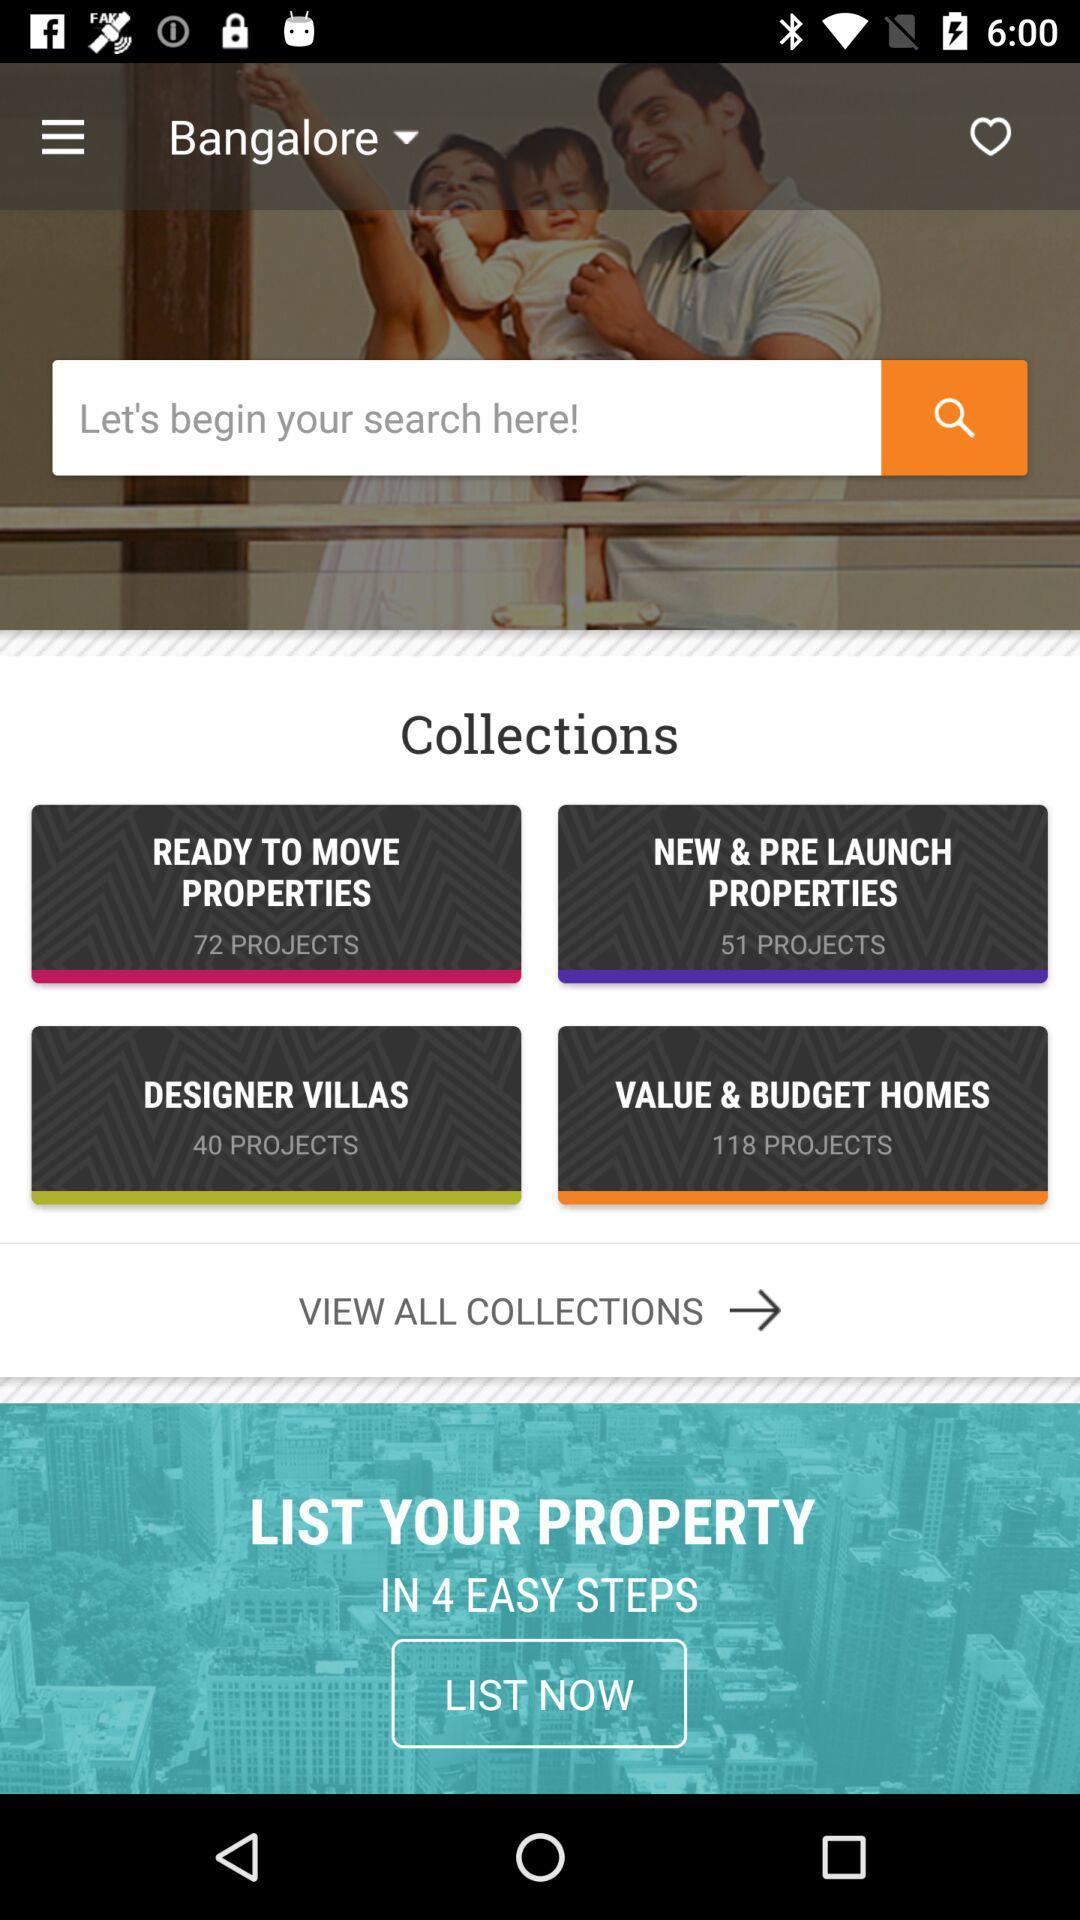 The height and width of the screenshot is (1920, 1080). Describe the element at coordinates (990, 135) in the screenshot. I see `icon to the right of the bangalore` at that location.